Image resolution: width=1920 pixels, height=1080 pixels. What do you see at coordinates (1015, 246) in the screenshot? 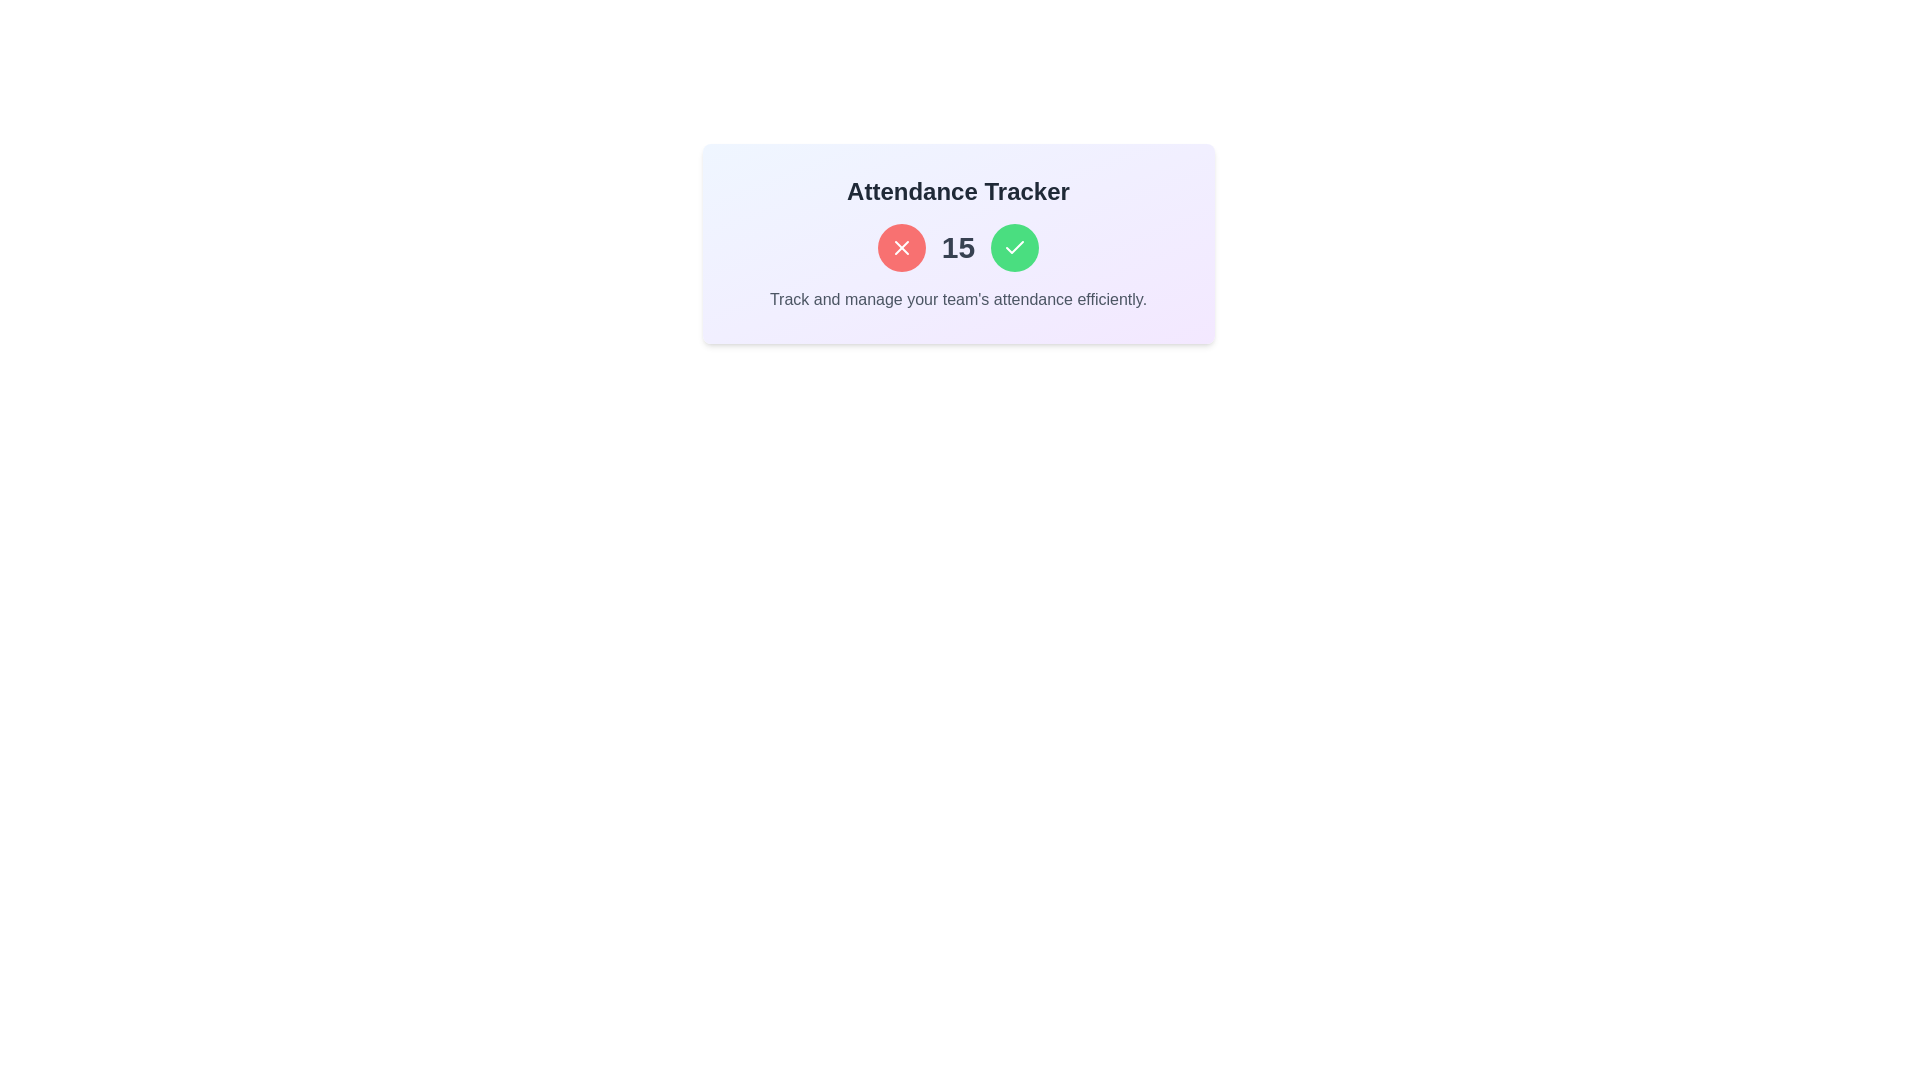
I see `the confirmation button located third from the left, to the right of a red circular button and a '15' text element, for keyboard navigation` at bounding box center [1015, 246].